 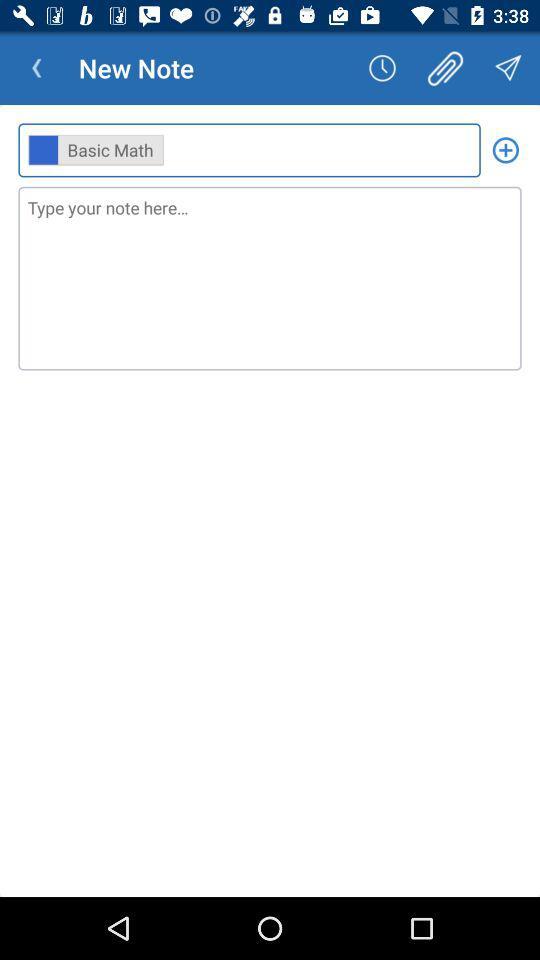 I want to click on the icon to the right of the ,,, so click(x=504, y=149).